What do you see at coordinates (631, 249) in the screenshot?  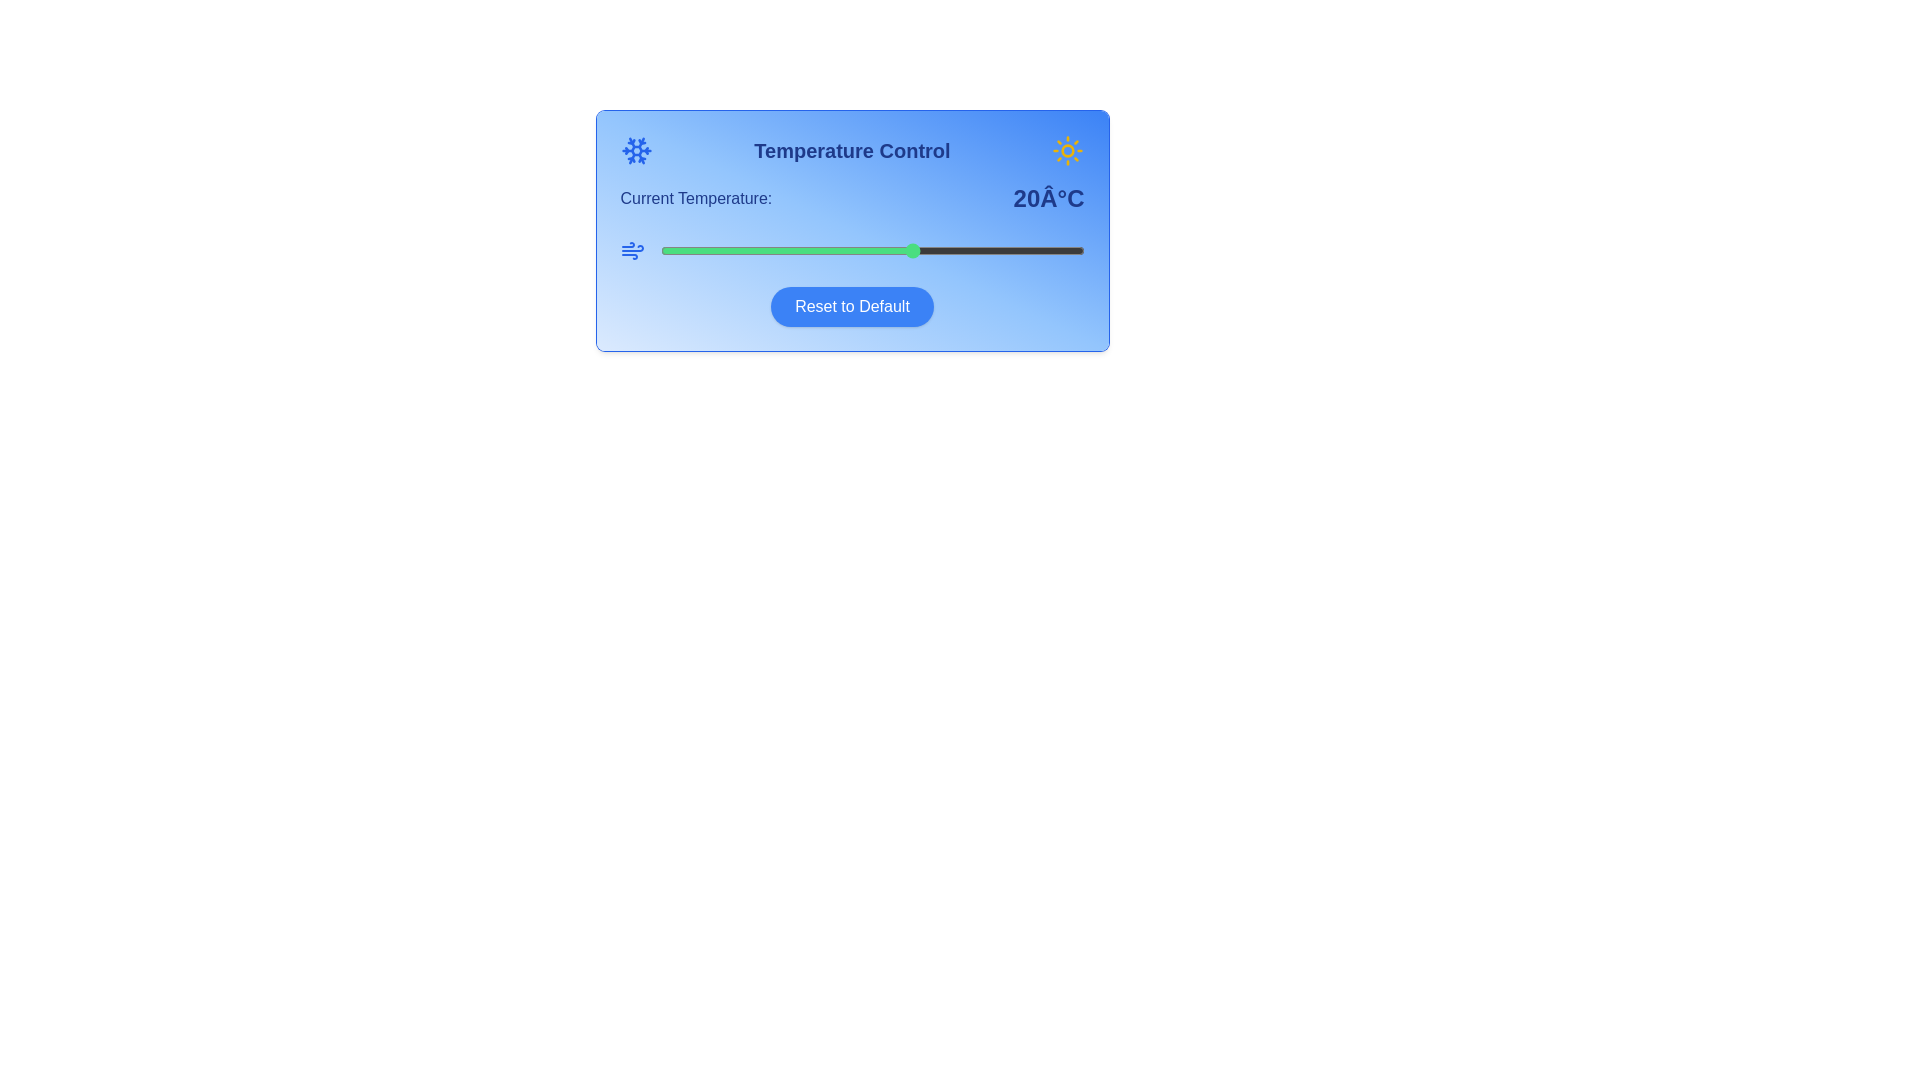 I see `the wind icon SVG element, which is styled in blue and located next to the 'Current Temperature' text in the temperature control interface` at bounding box center [631, 249].